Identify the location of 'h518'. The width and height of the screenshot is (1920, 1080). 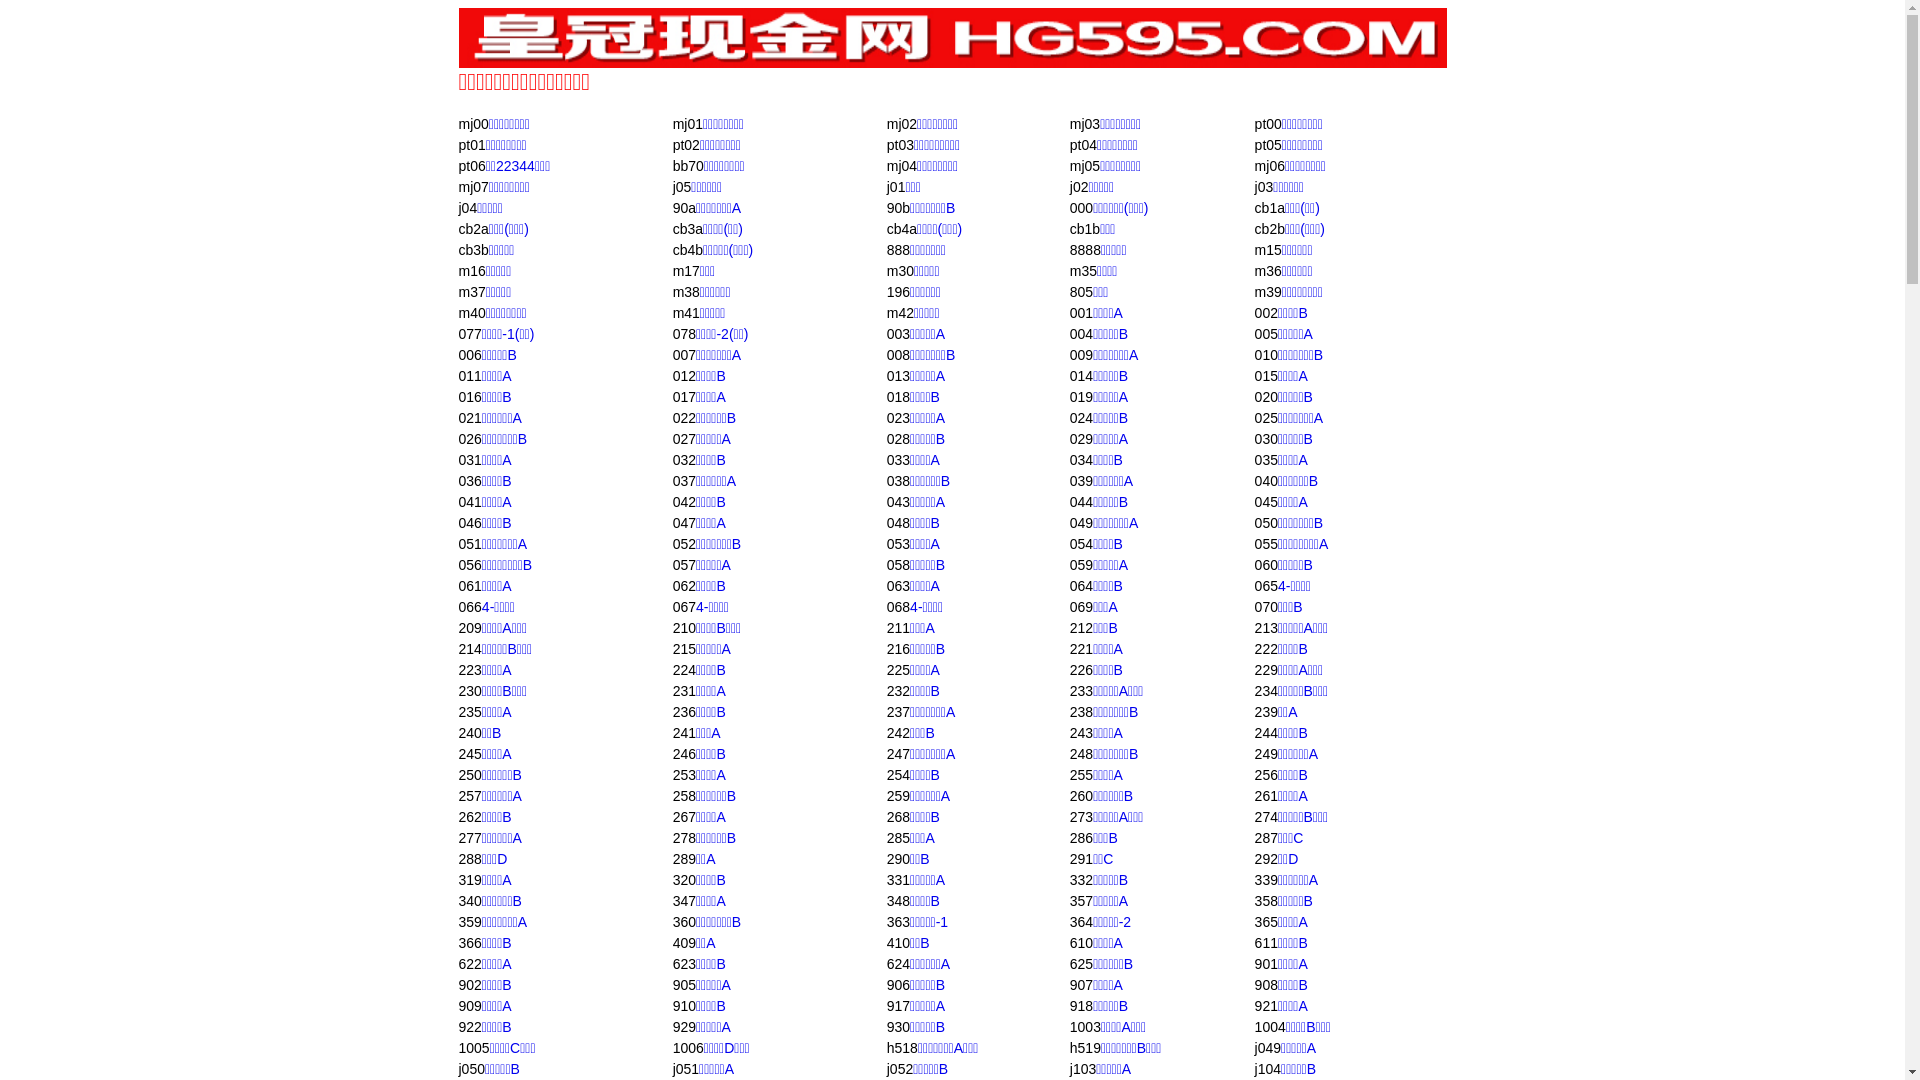
(886, 1047).